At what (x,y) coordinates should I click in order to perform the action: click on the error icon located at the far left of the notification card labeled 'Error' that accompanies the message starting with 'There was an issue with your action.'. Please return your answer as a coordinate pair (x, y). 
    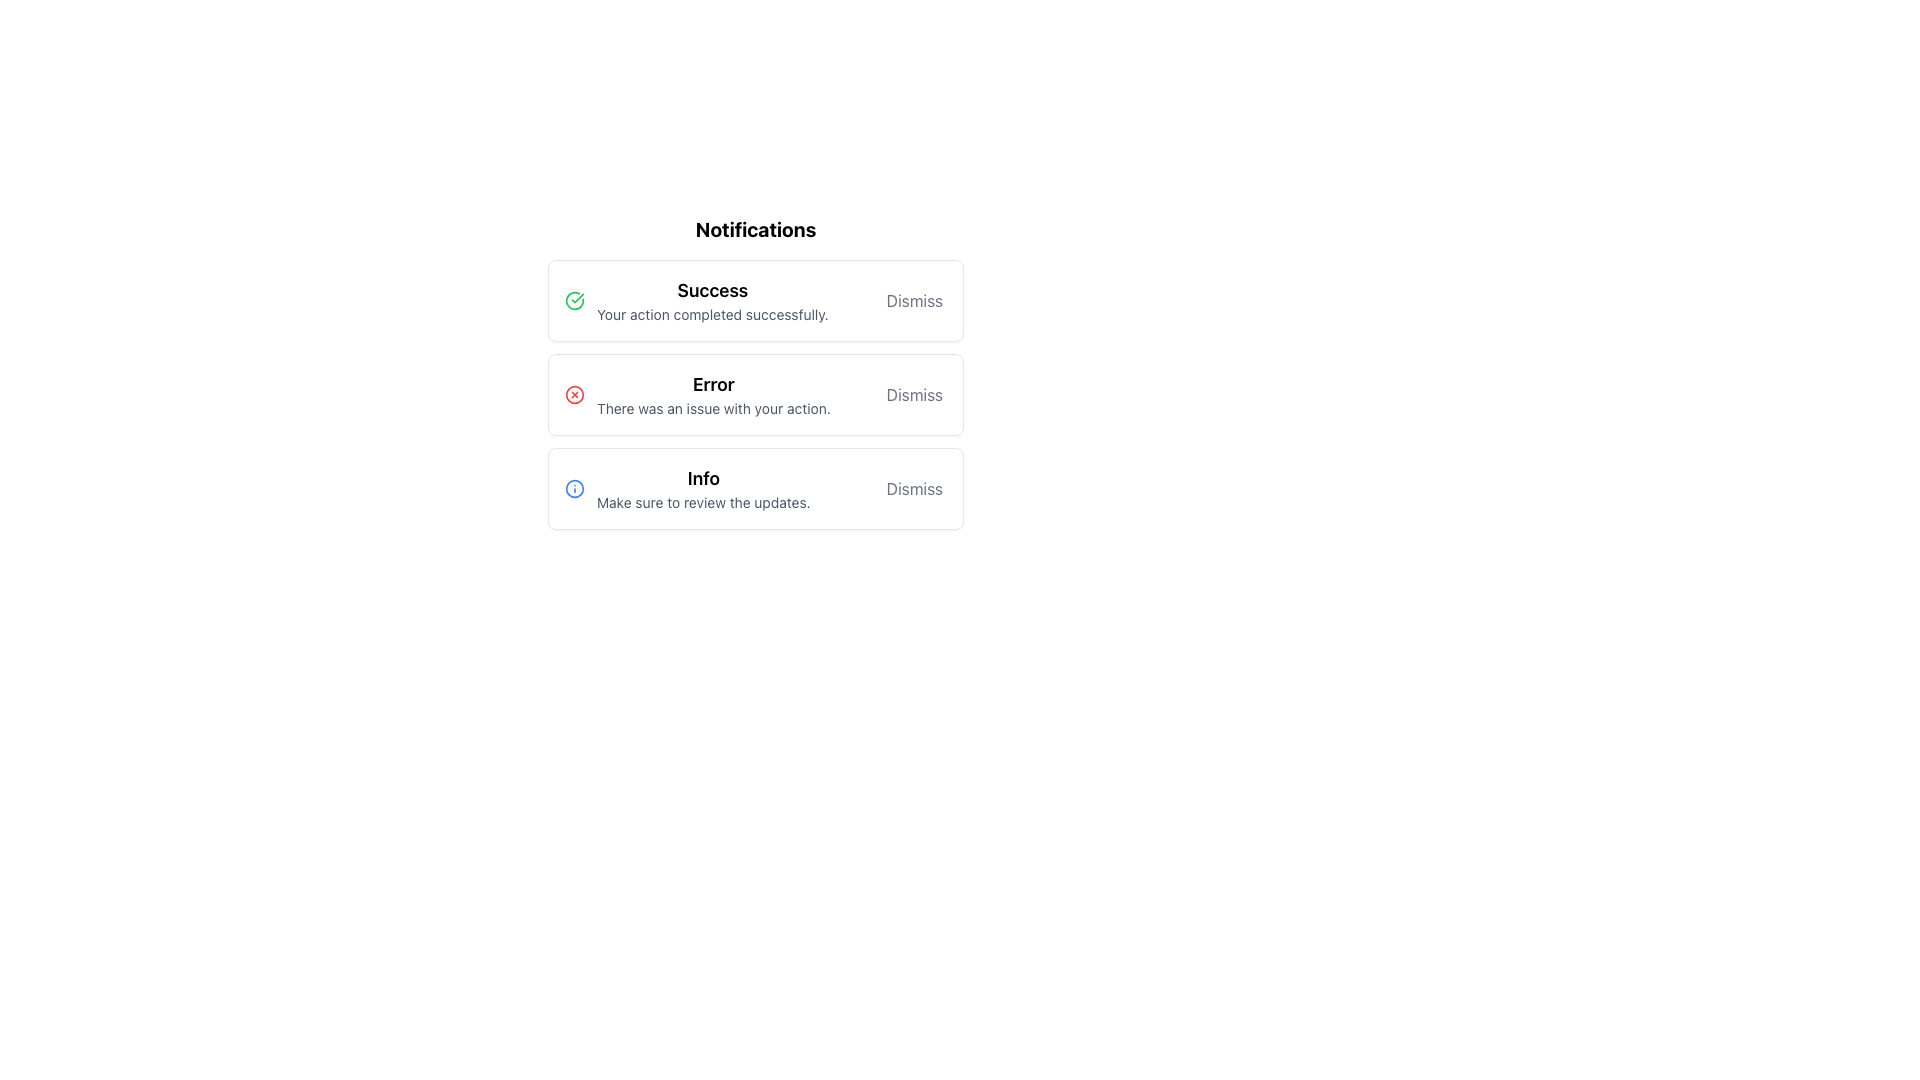
    Looking at the image, I should click on (574, 394).